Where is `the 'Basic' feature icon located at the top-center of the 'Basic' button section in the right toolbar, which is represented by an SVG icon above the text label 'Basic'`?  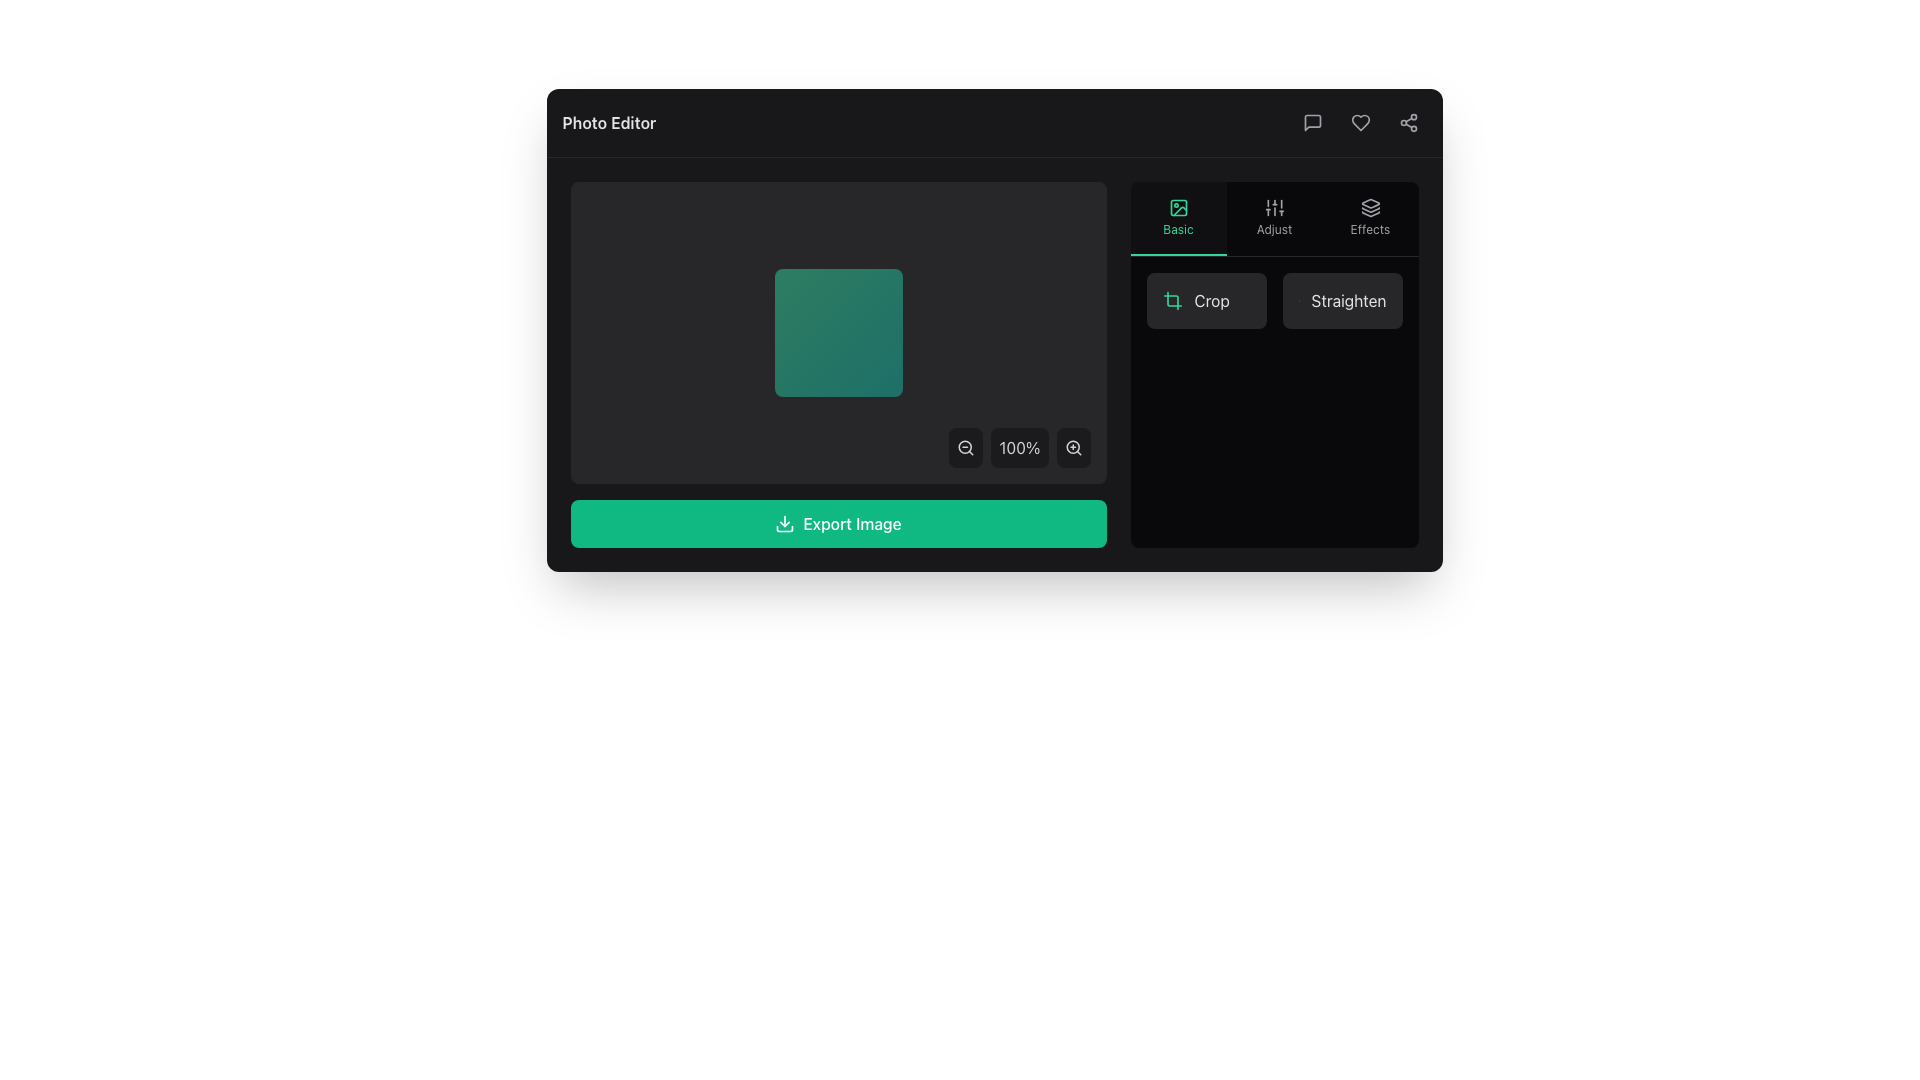
the 'Basic' feature icon located at the top-center of the 'Basic' button section in the right toolbar, which is represented by an SVG icon above the text label 'Basic' is located at coordinates (1178, 208).